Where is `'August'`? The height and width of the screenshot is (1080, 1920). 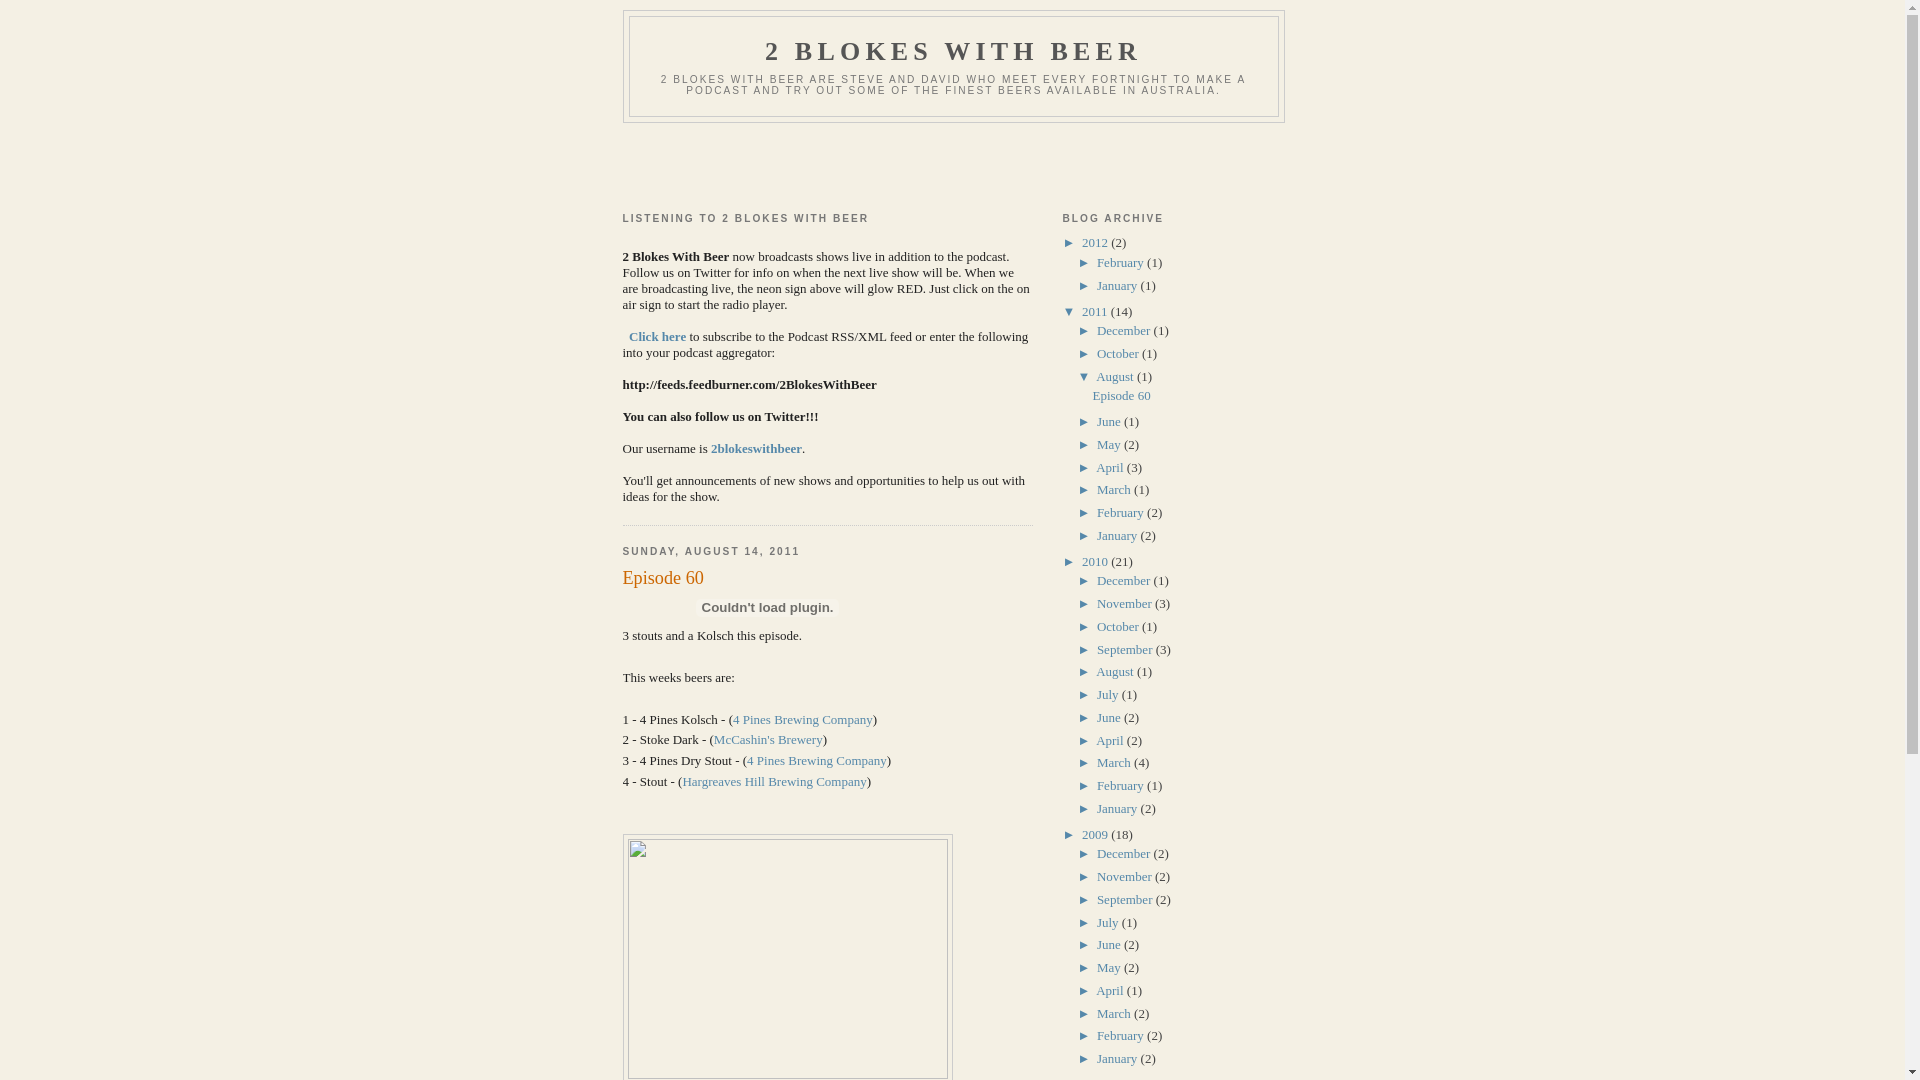 'August' is located at coordinates (1115, 671).